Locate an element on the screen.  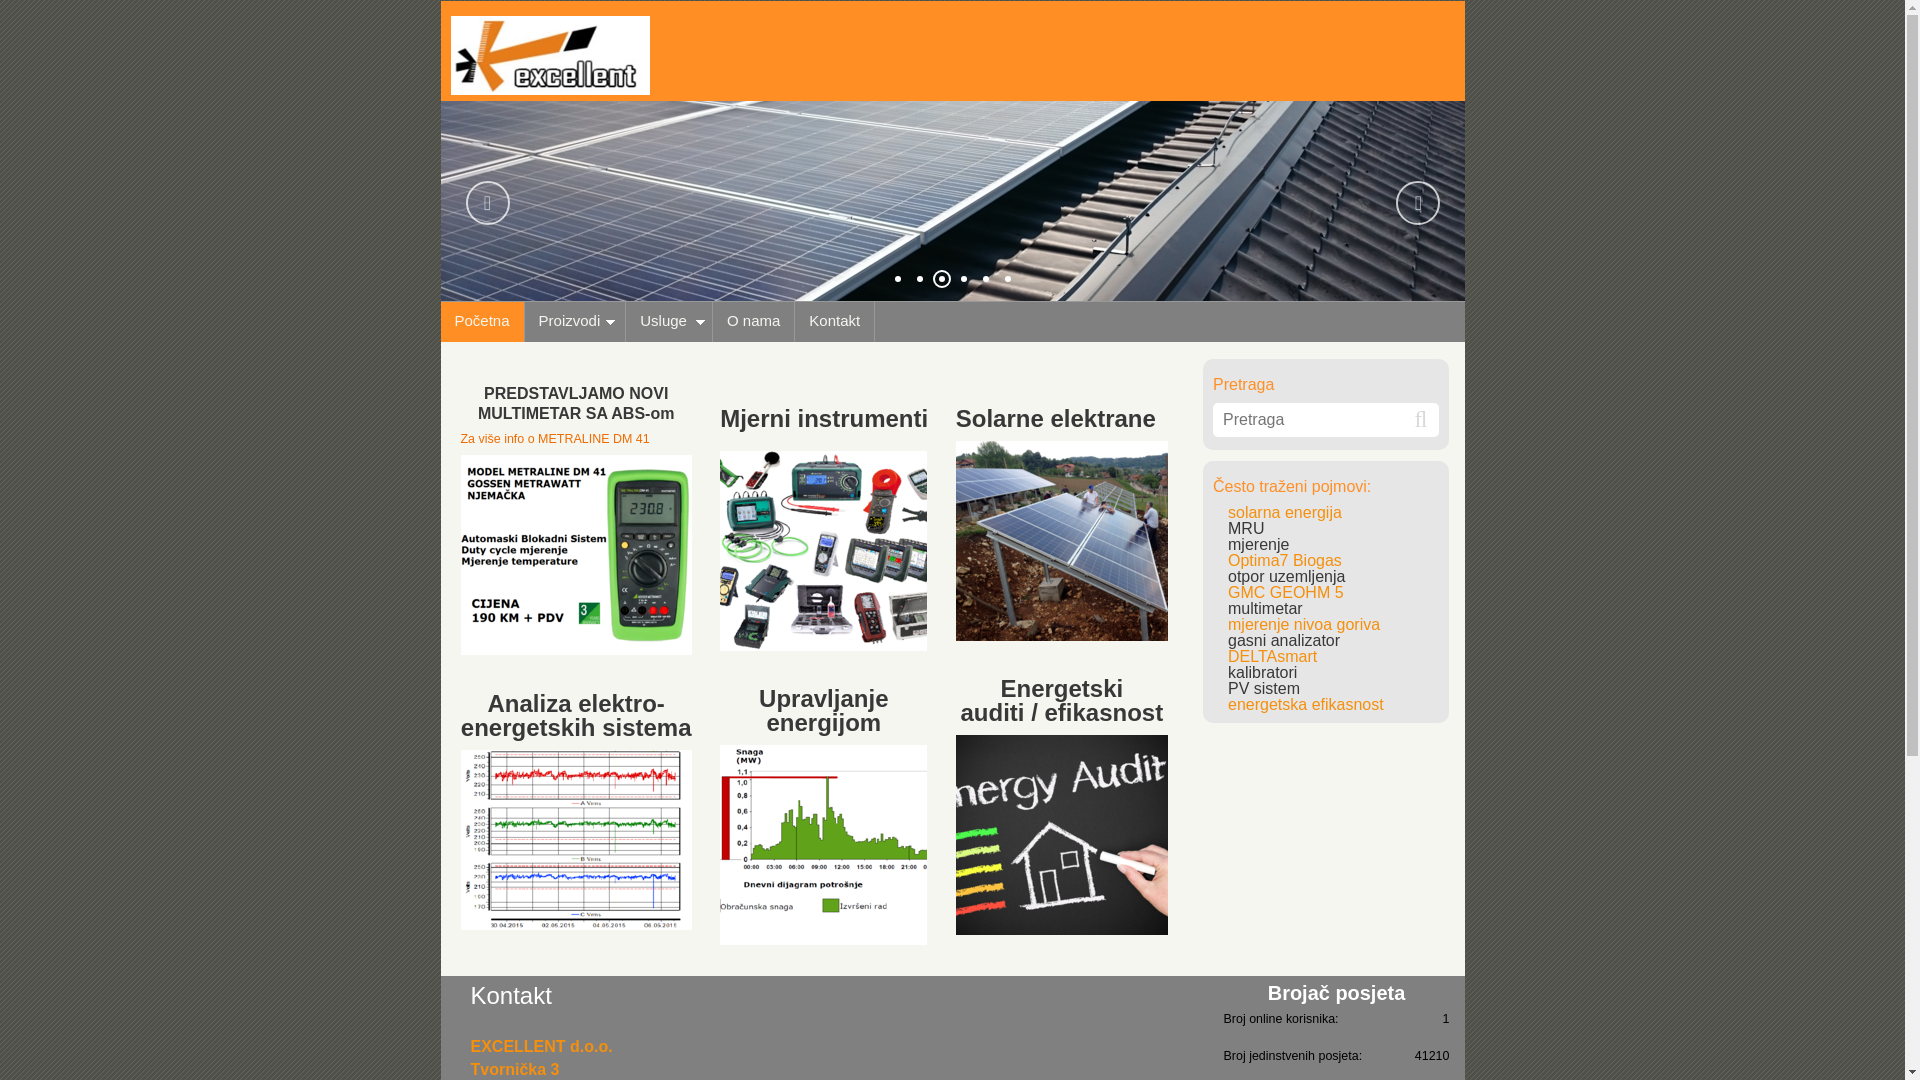
'Proizvodi' is located at coordinates (575, 319).